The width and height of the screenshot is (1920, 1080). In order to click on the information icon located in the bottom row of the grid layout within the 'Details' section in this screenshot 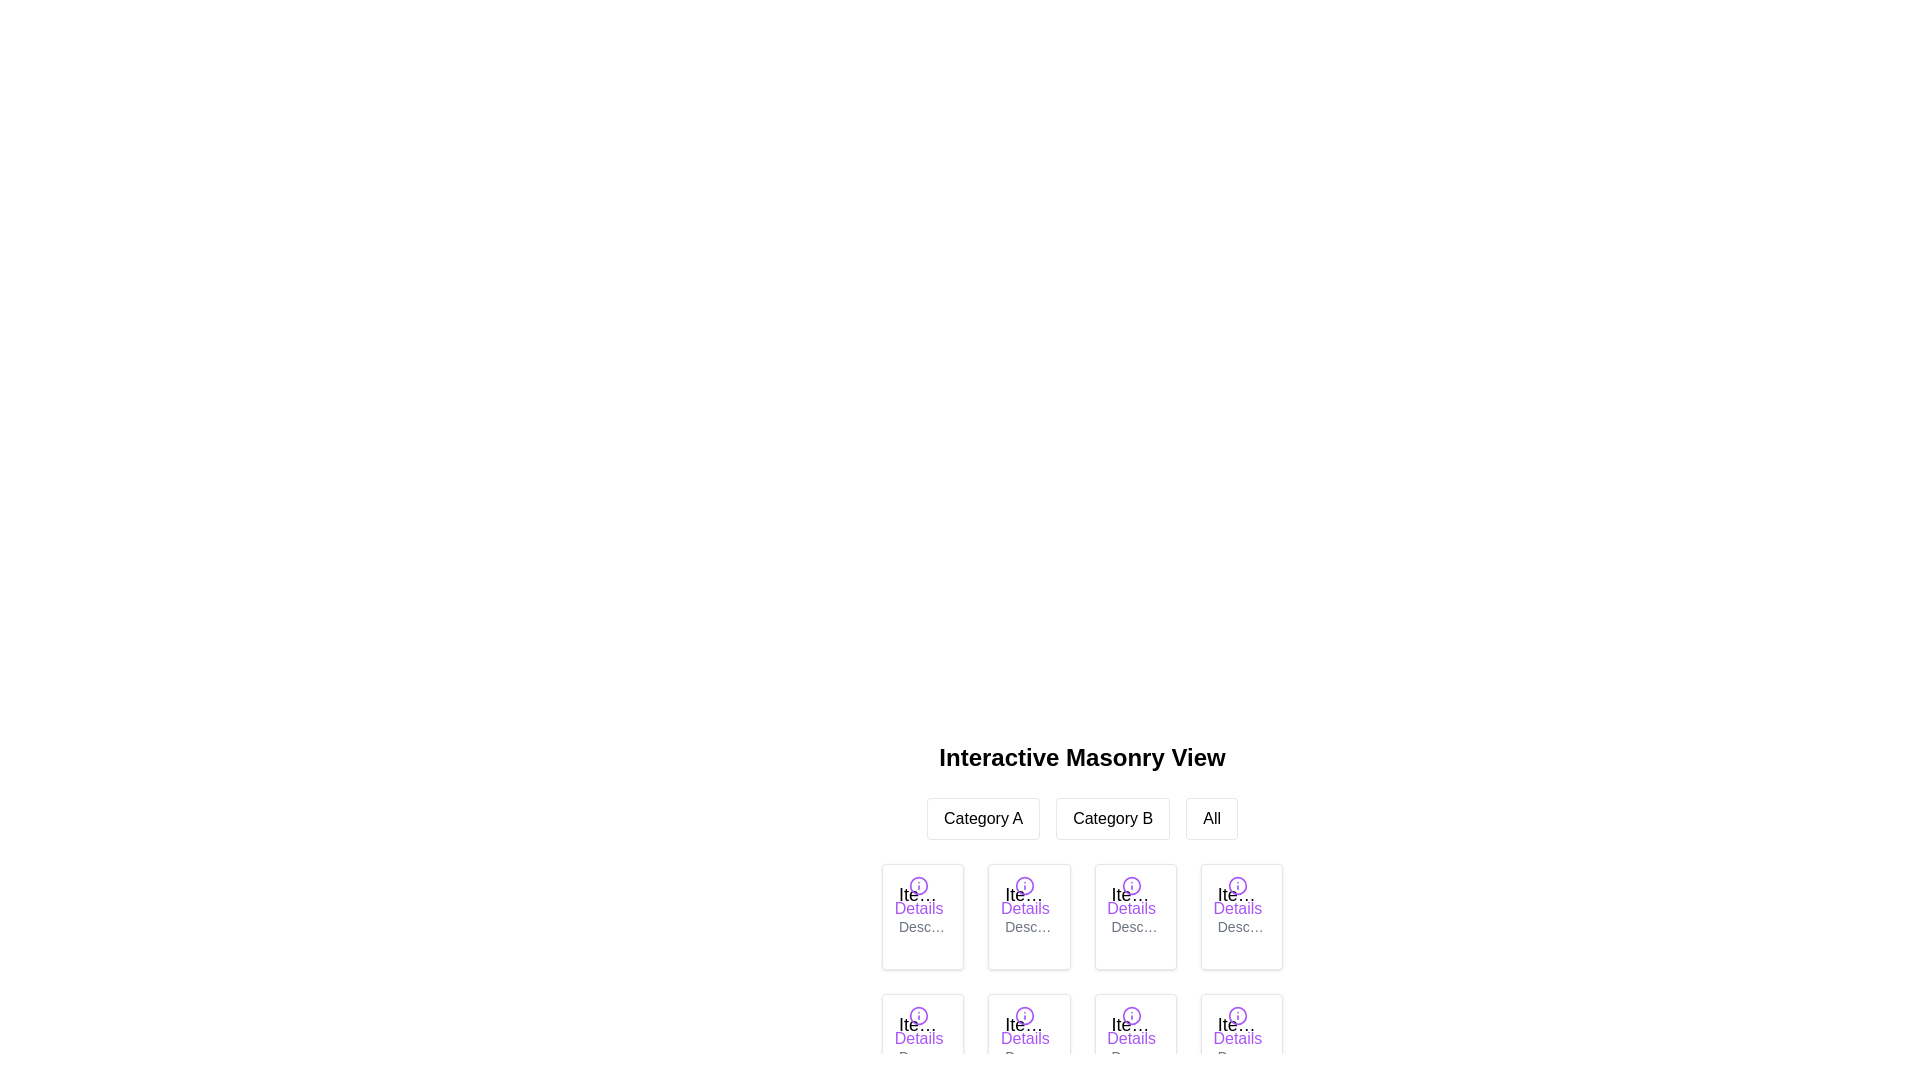, I will do `click(1025, 1015)`.